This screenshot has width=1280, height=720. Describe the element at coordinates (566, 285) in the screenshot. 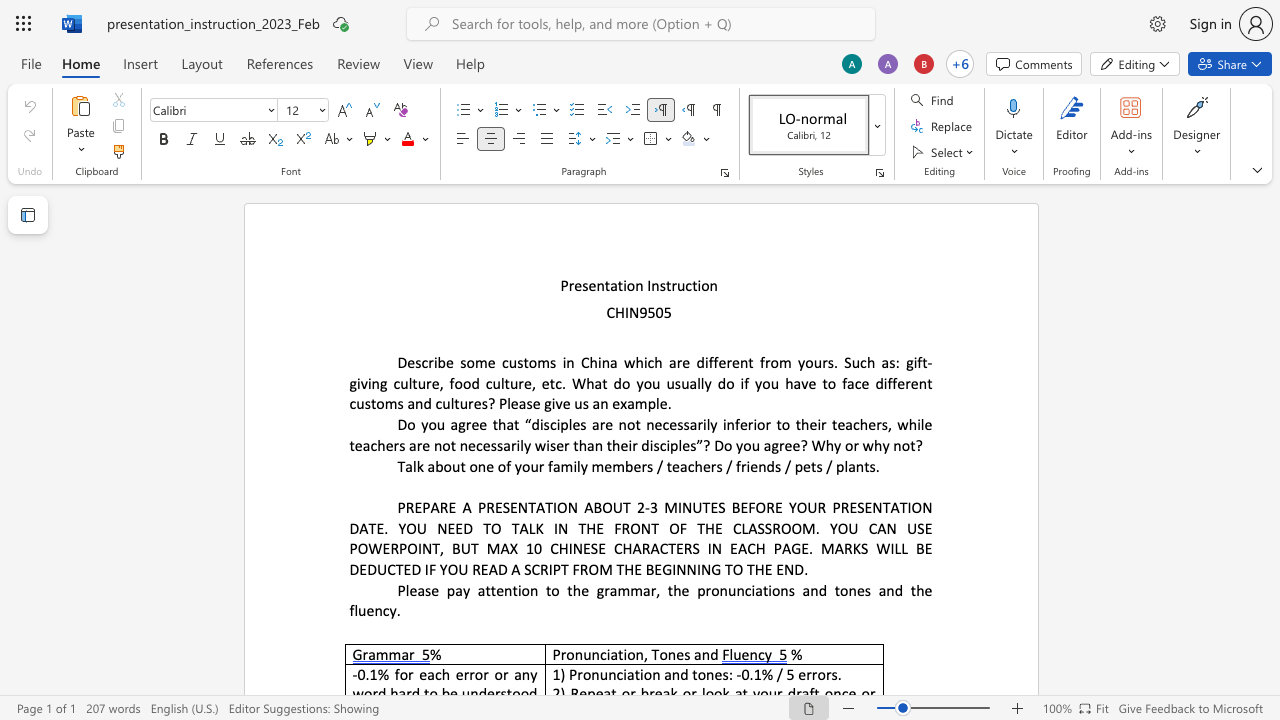

I see `the space between the continuous character "P" and "r" in the text` at that location.